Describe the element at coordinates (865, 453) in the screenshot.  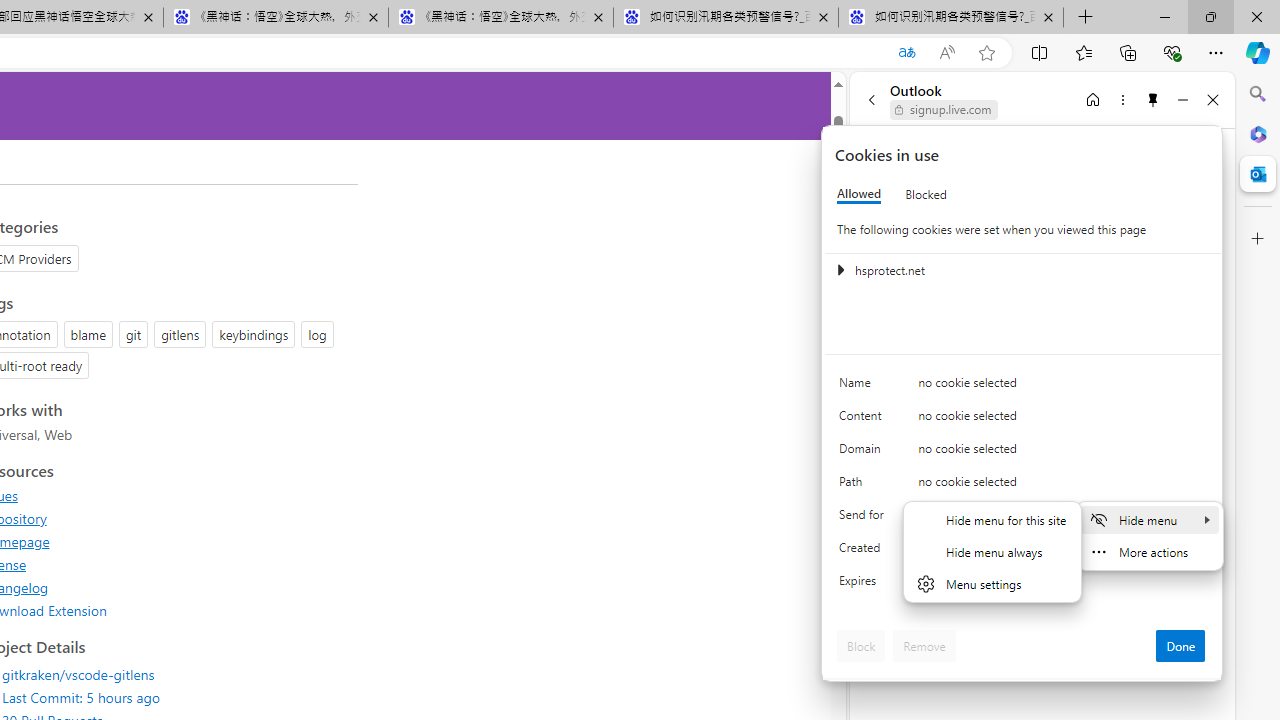
I see `'Domain'` at that location.